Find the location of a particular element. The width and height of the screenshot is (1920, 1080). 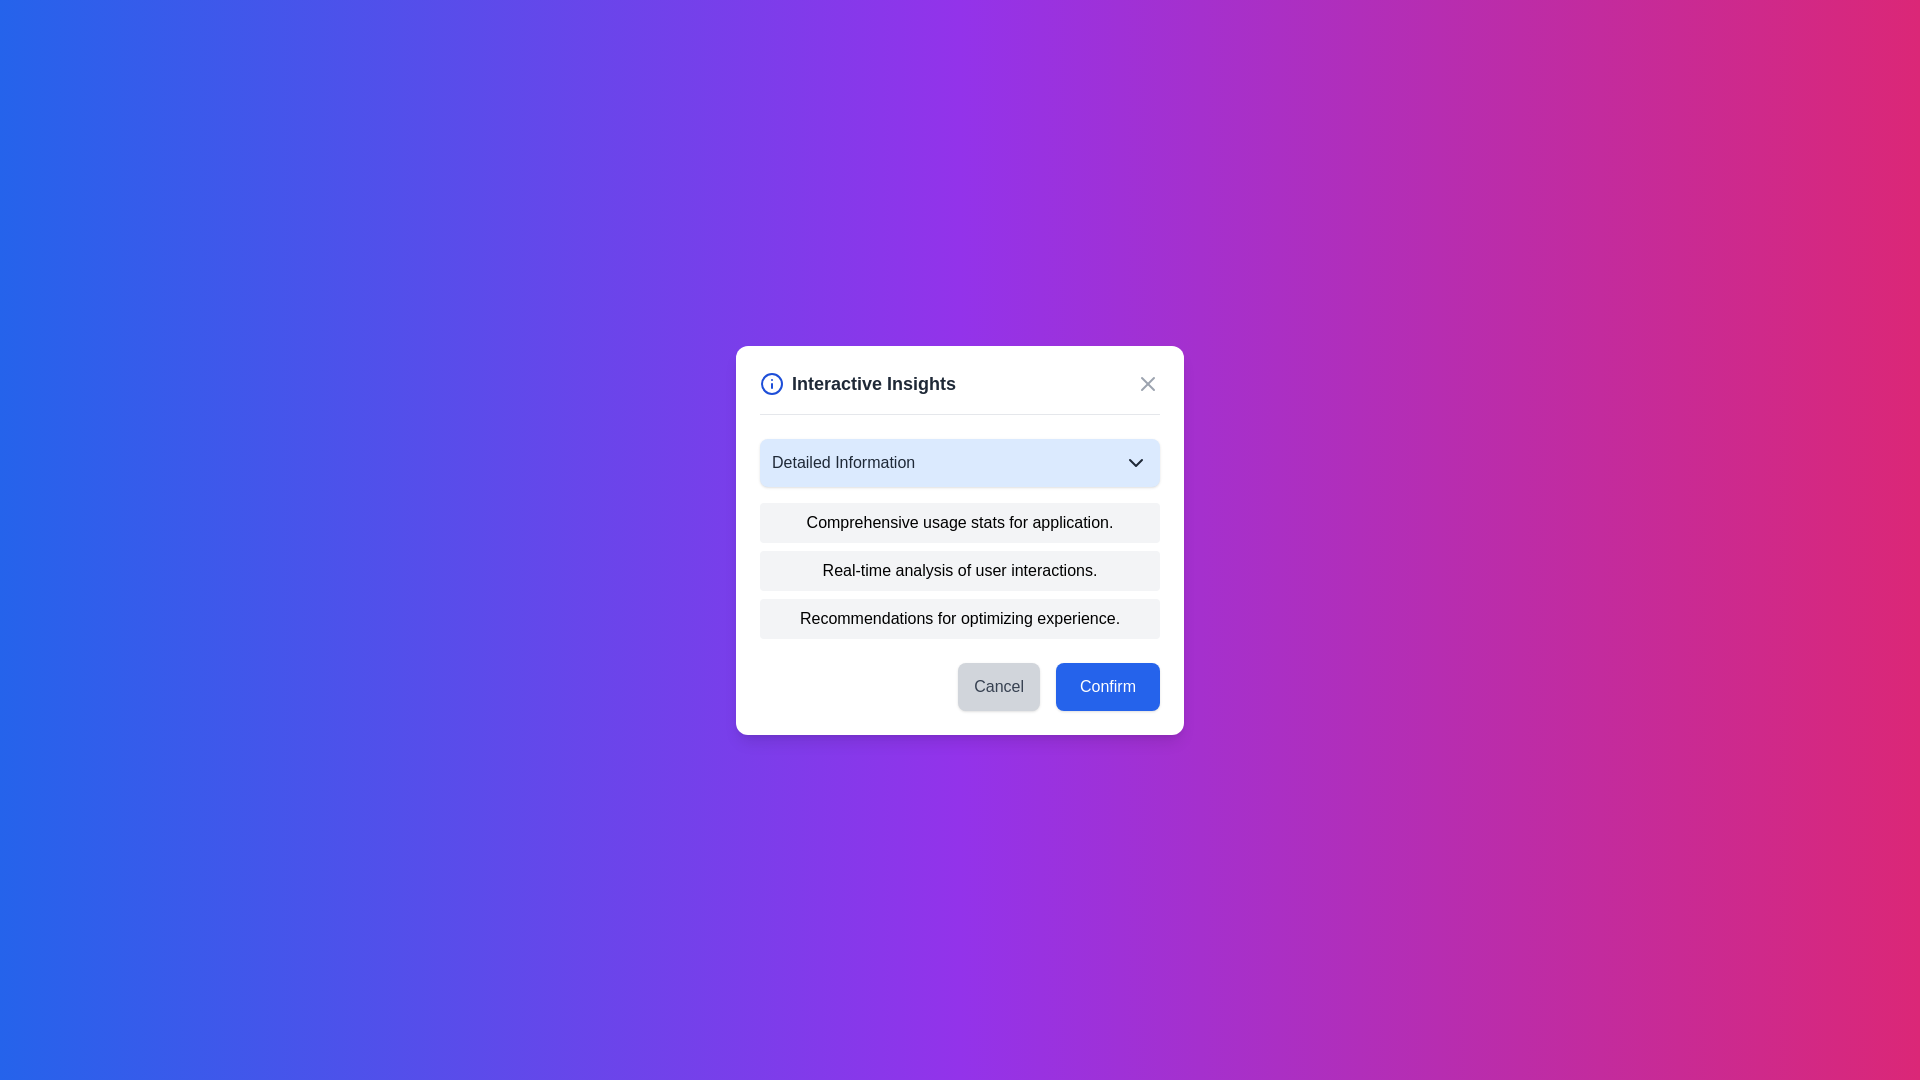

the confirmation button located in the bottom-right corner of the dialog box to confirm the current selection or action is located at coordinates (1107, 685).